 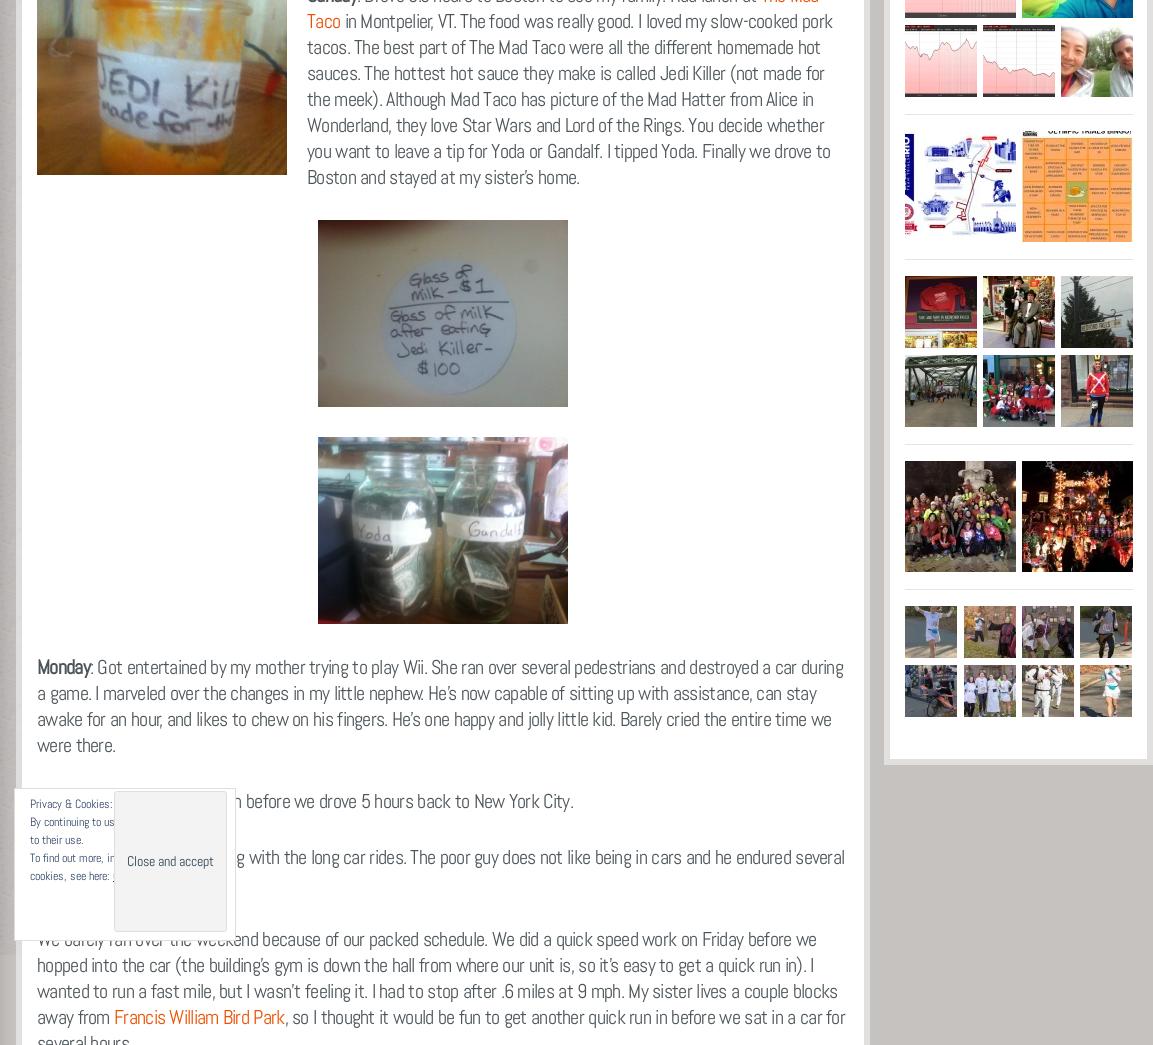 What do you see at coordinates (331, 800) in the screenshot?
I see `': Went for a quick run before we drove 5 hours back to New York City.'` at bounding box center [331, 800].